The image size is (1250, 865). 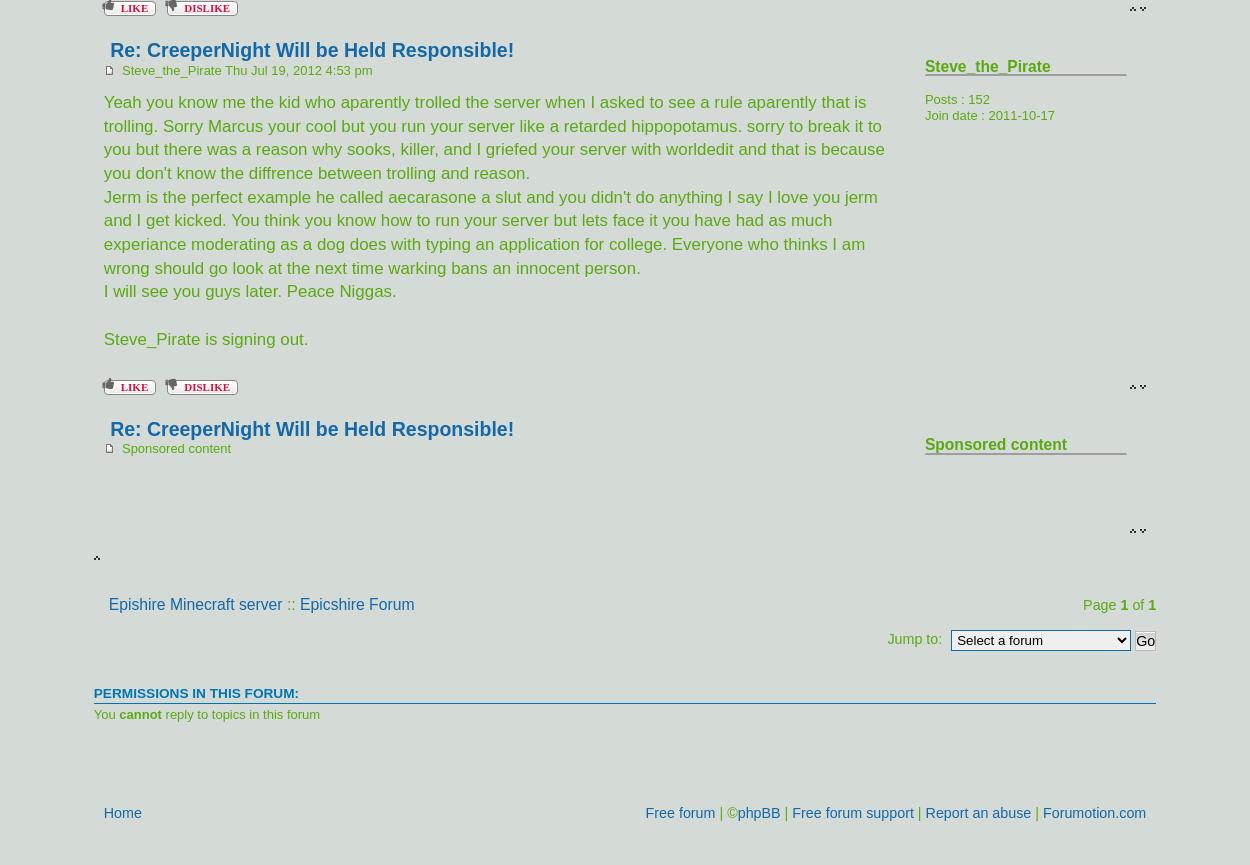 I want to click on '2011-10-17', so click(x=1021, y=114).